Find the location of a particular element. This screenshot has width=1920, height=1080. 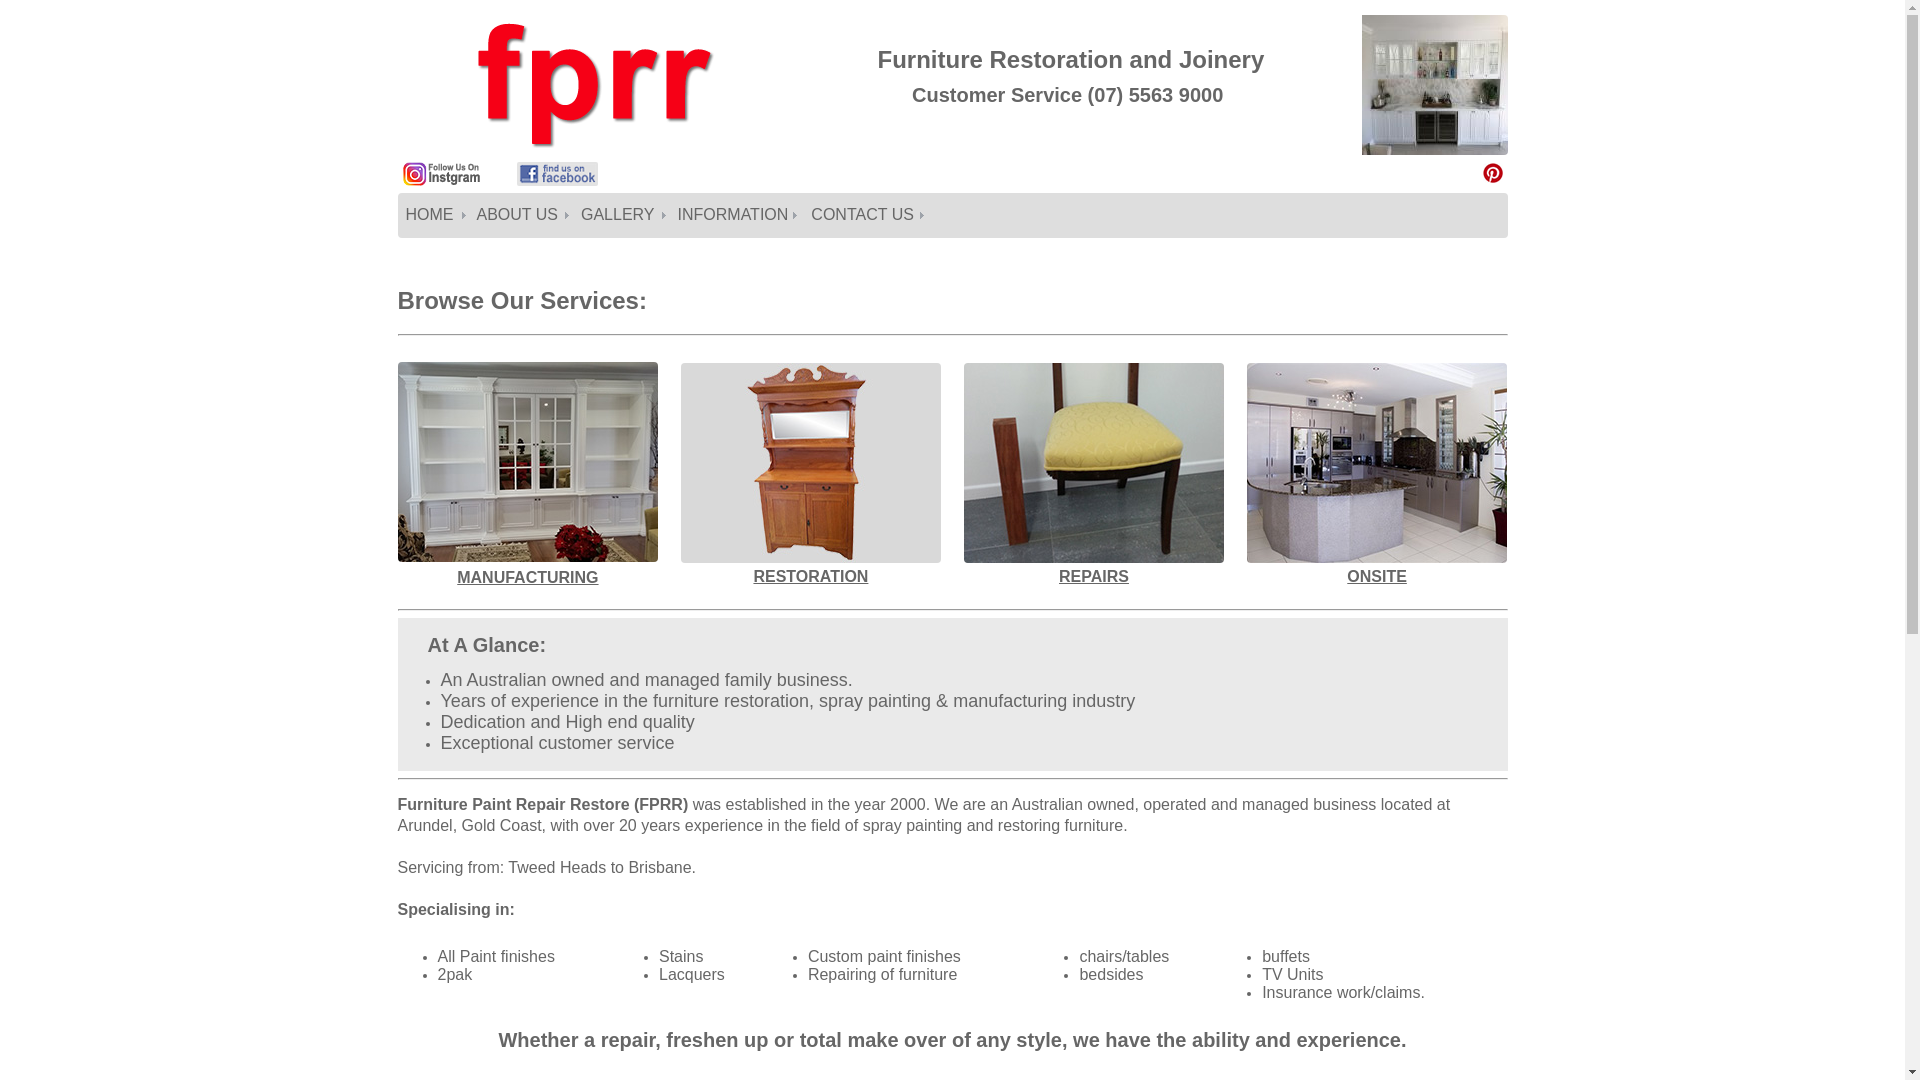

'ABOUT US' is located at coordinates (520, 215).